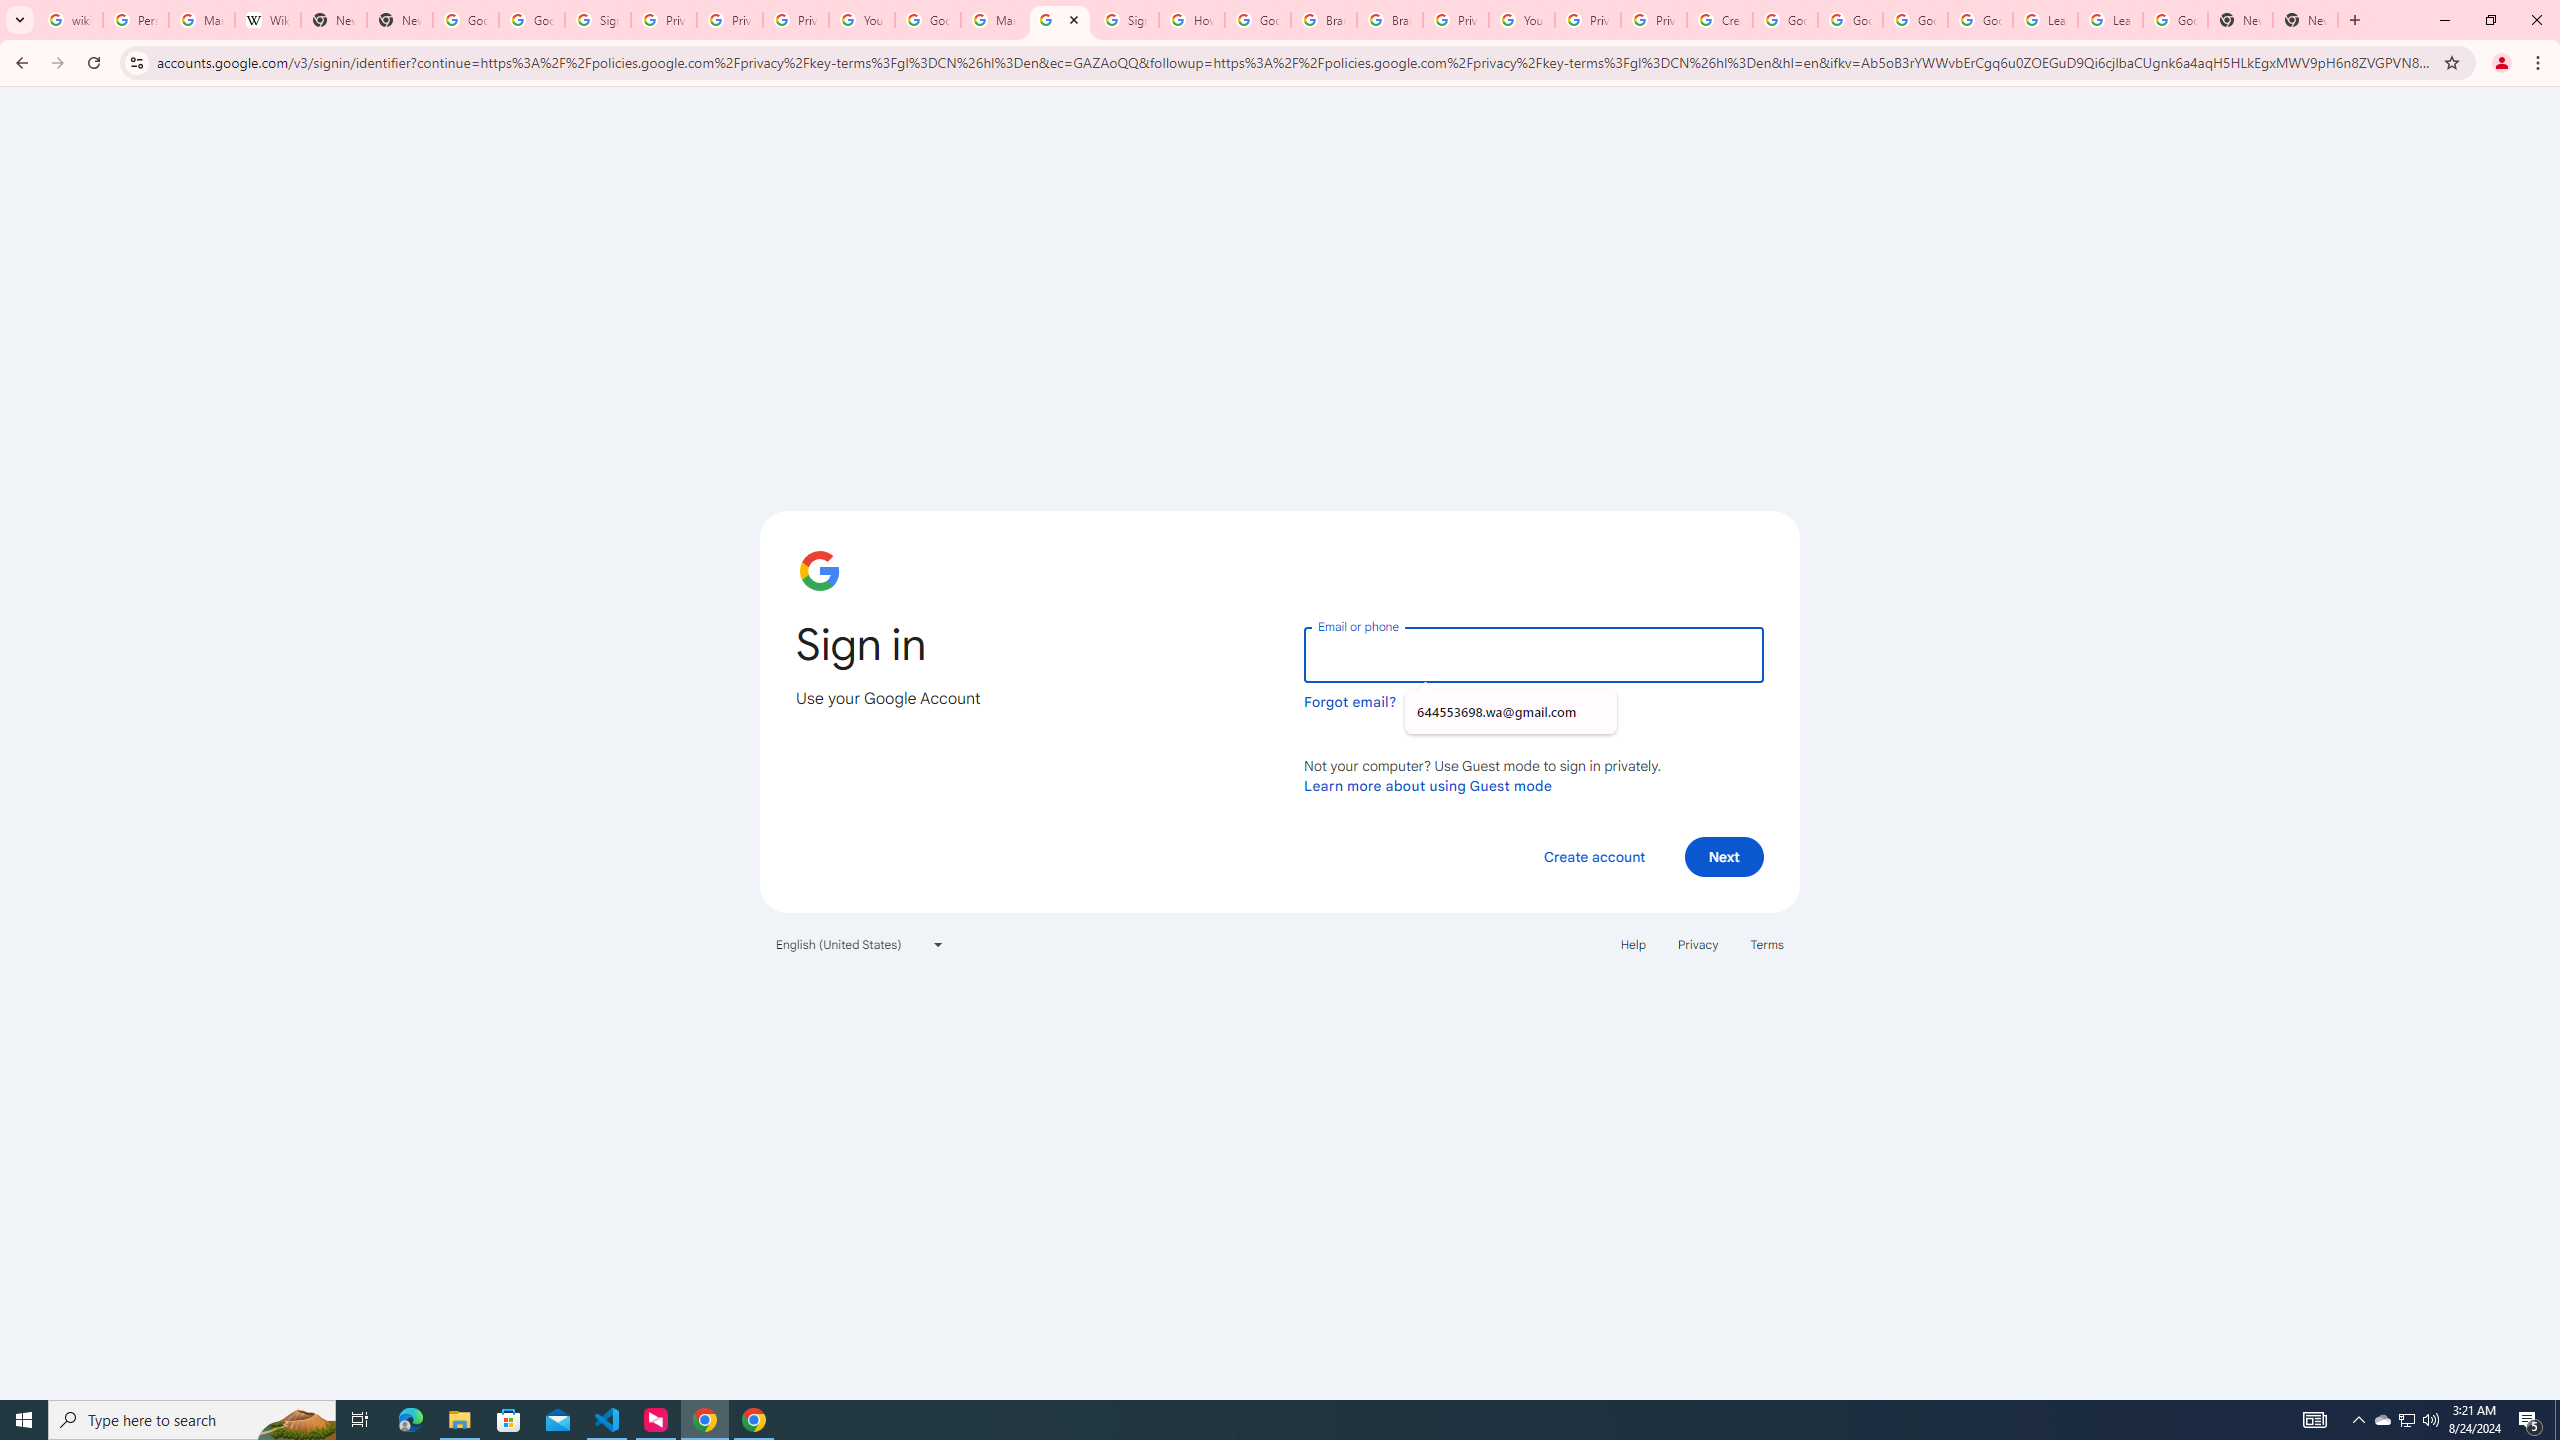  I want to click on 'Wikipedia:Edit requests - Wikipedia', so click(266, 19).